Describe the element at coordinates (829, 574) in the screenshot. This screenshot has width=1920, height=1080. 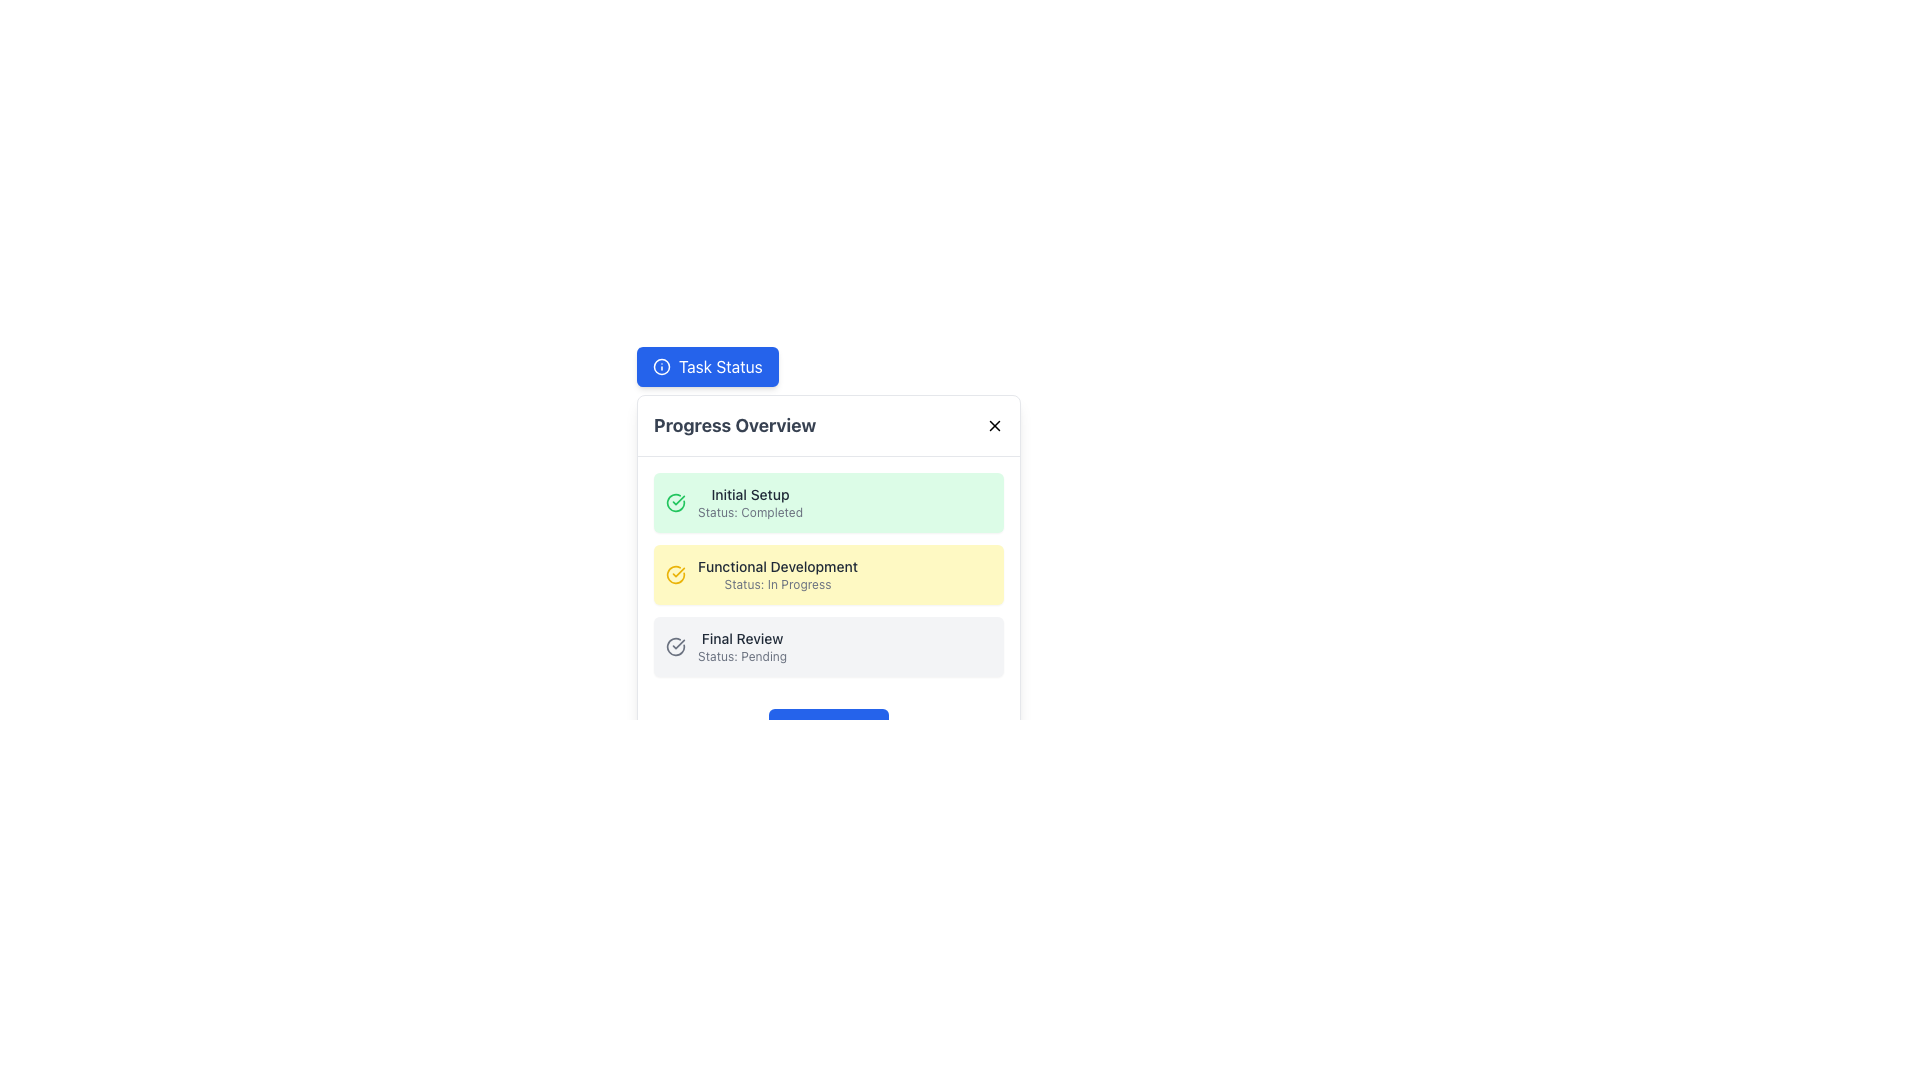
I see `the 'In Progress' status indicator card for the task 'Functional Development' located in the 'Progress Overview' section, positioned between 'Initial Setup' and 'Final Review'` at that location.